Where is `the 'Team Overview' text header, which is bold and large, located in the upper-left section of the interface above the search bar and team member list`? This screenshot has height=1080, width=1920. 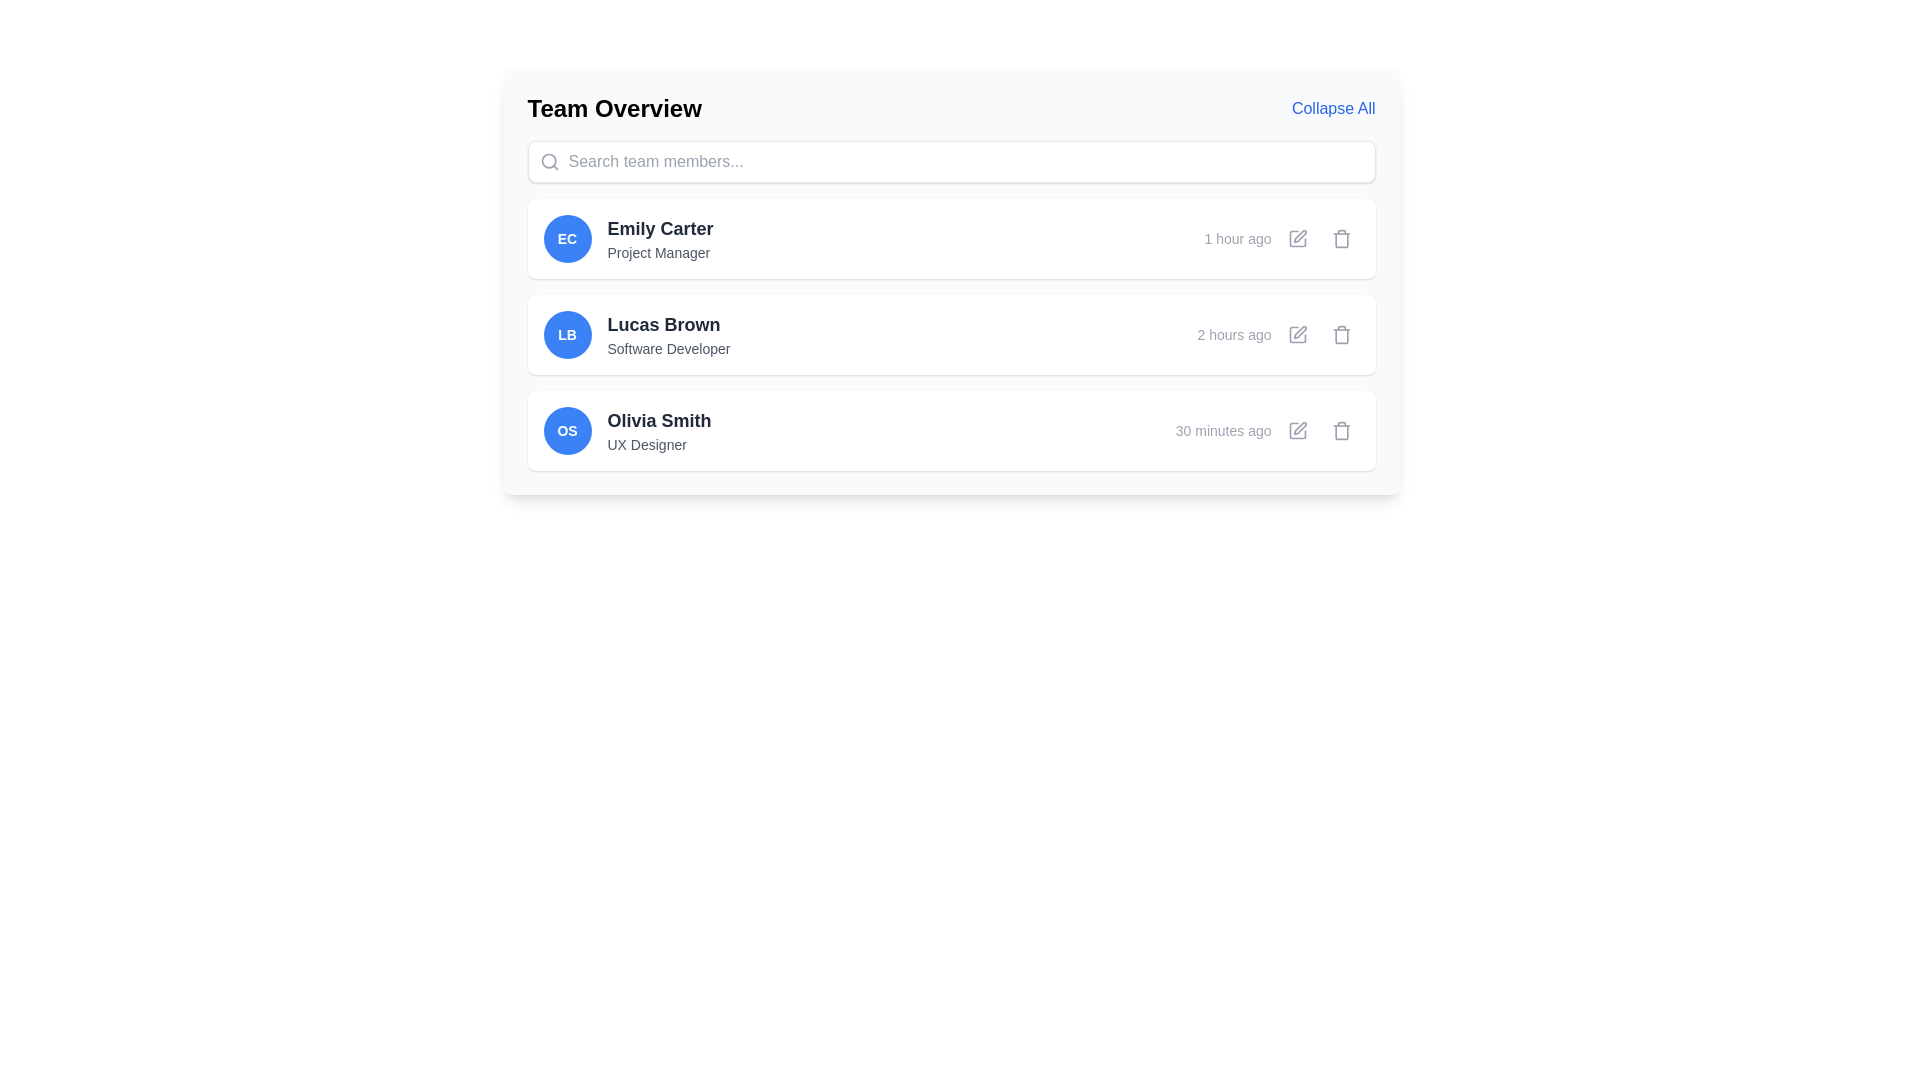 the 'Team Overview' text header, which is bold and large, located in the upper-left section of the interface above the search bar and team member list is located at coordinates (613, 108).